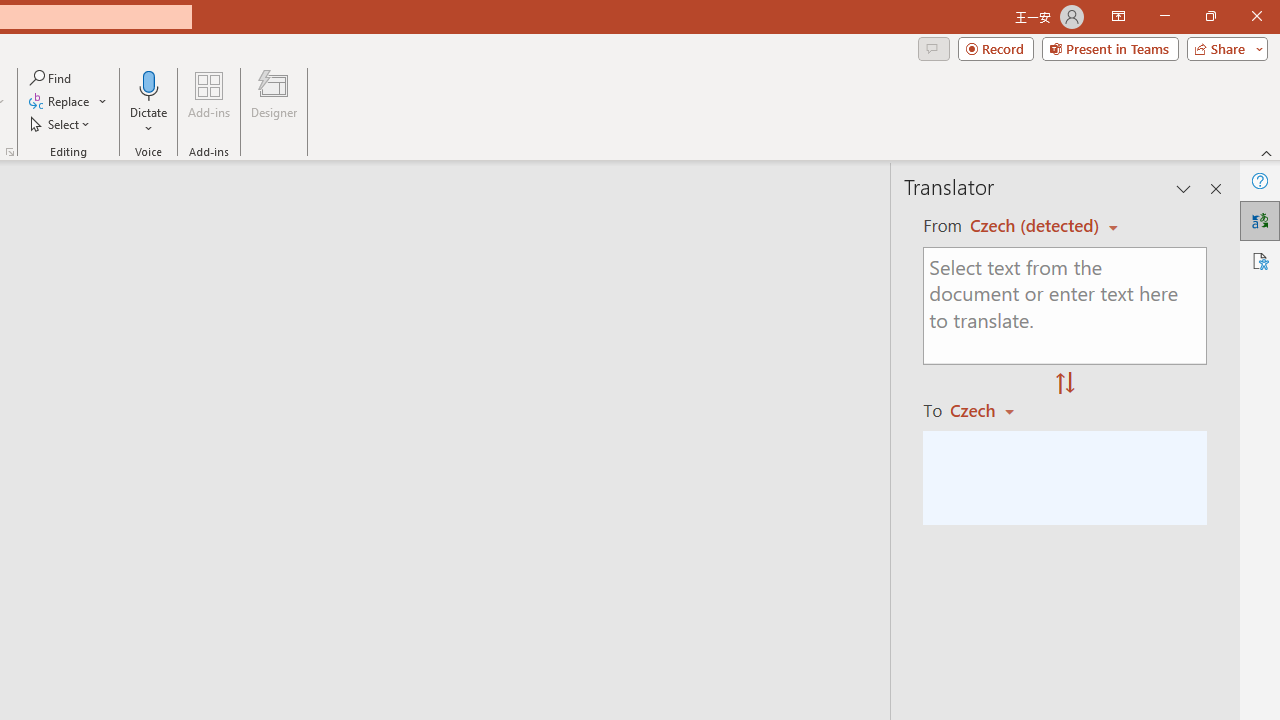 The width and height of the screenshot is (1280, 720). I want to click on 'Select', so click(61, 124).